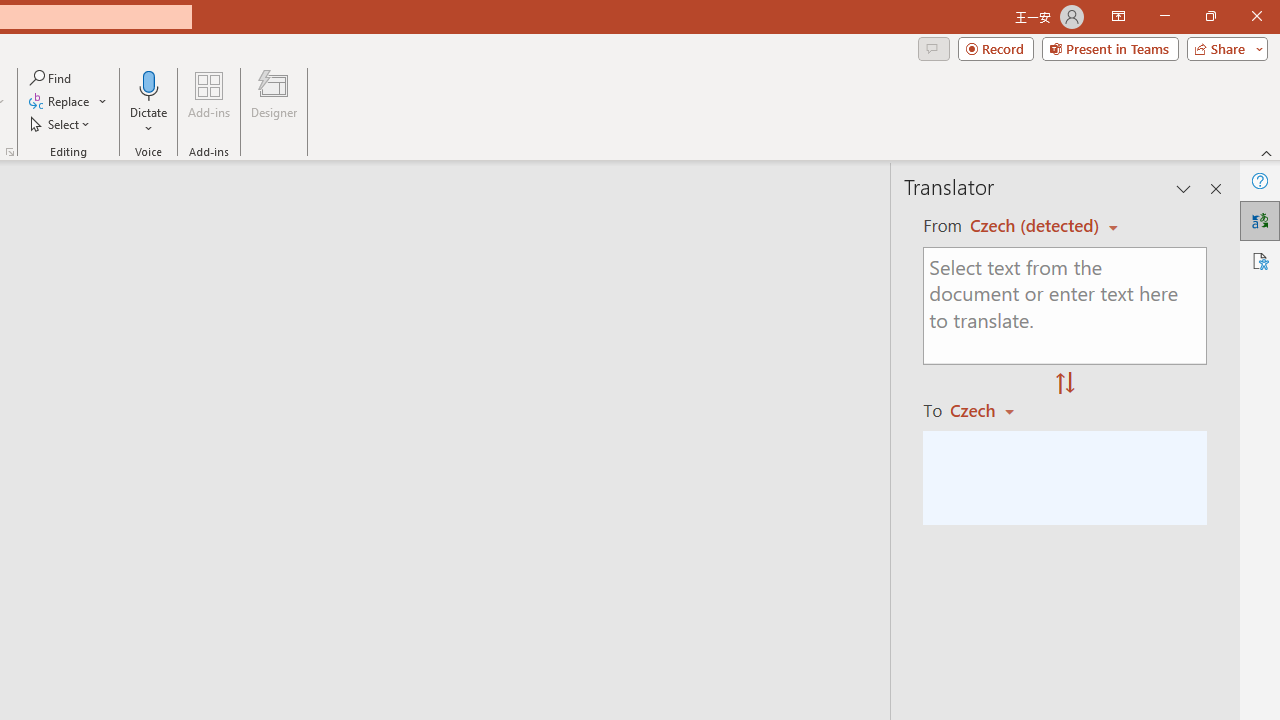 The width and height of the screenshot is (1280, 720). I want to click on 'Select', so click(61, 124).